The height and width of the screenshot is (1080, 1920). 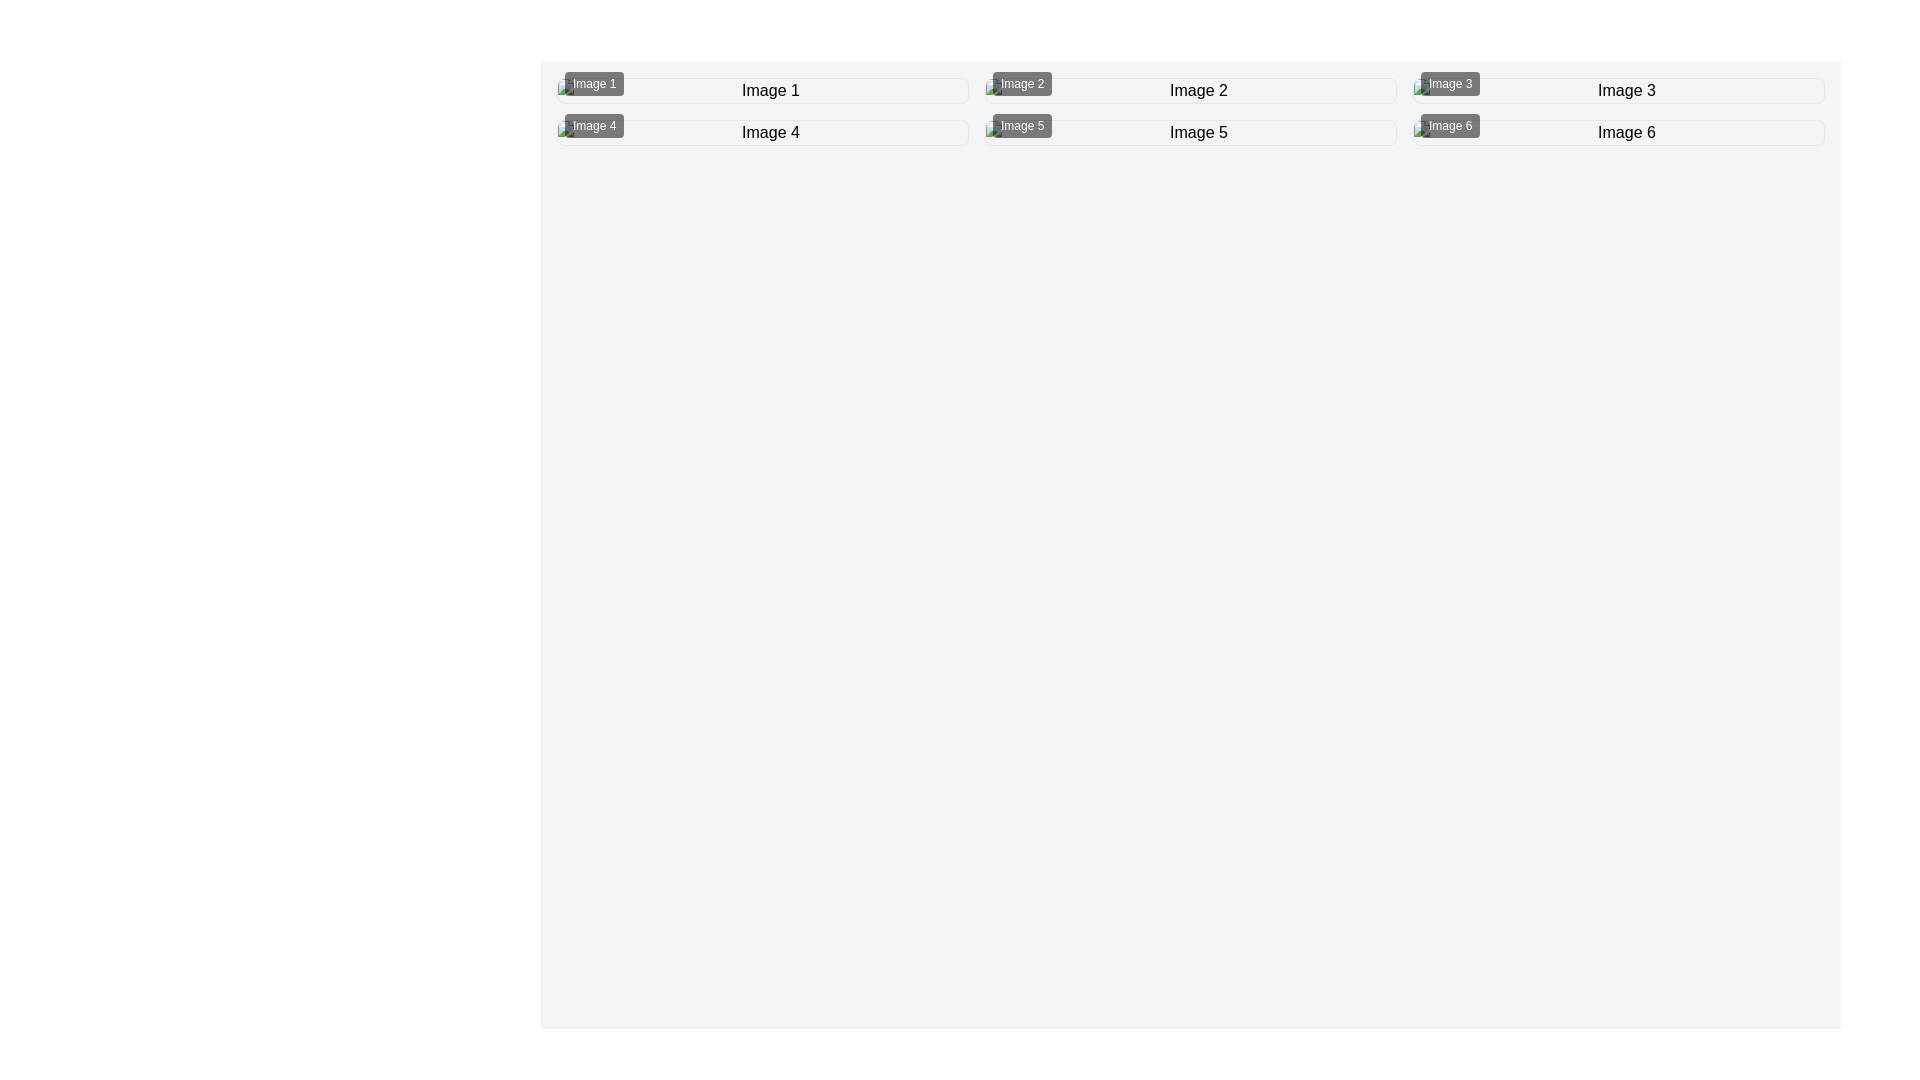 What do you see at coordinates (1618, 132) in the screenshot?
I see `the thumbnail representation of 'Image 6'` at bounding box center [1618, 132].